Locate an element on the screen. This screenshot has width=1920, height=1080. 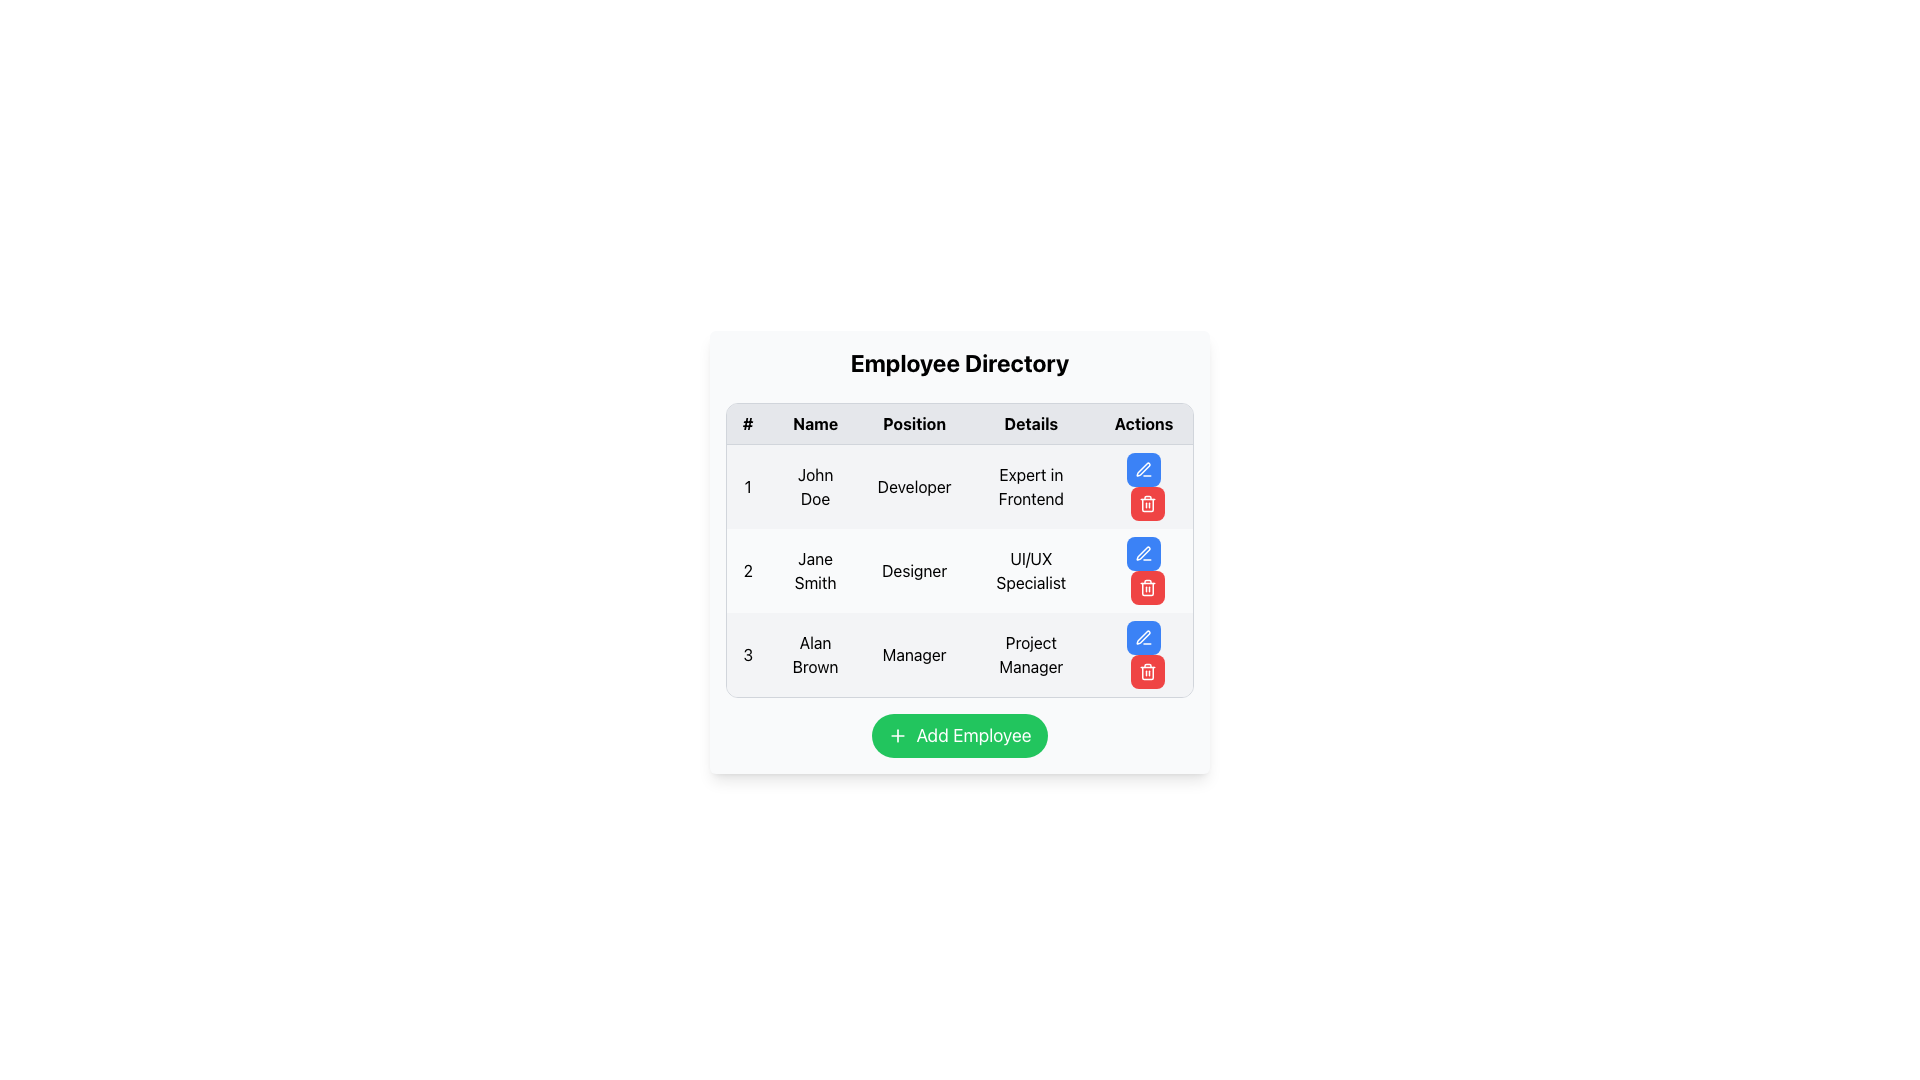
the button located below the employee information table to initiate the addition of a new employee is located at coordinates (960, 736).